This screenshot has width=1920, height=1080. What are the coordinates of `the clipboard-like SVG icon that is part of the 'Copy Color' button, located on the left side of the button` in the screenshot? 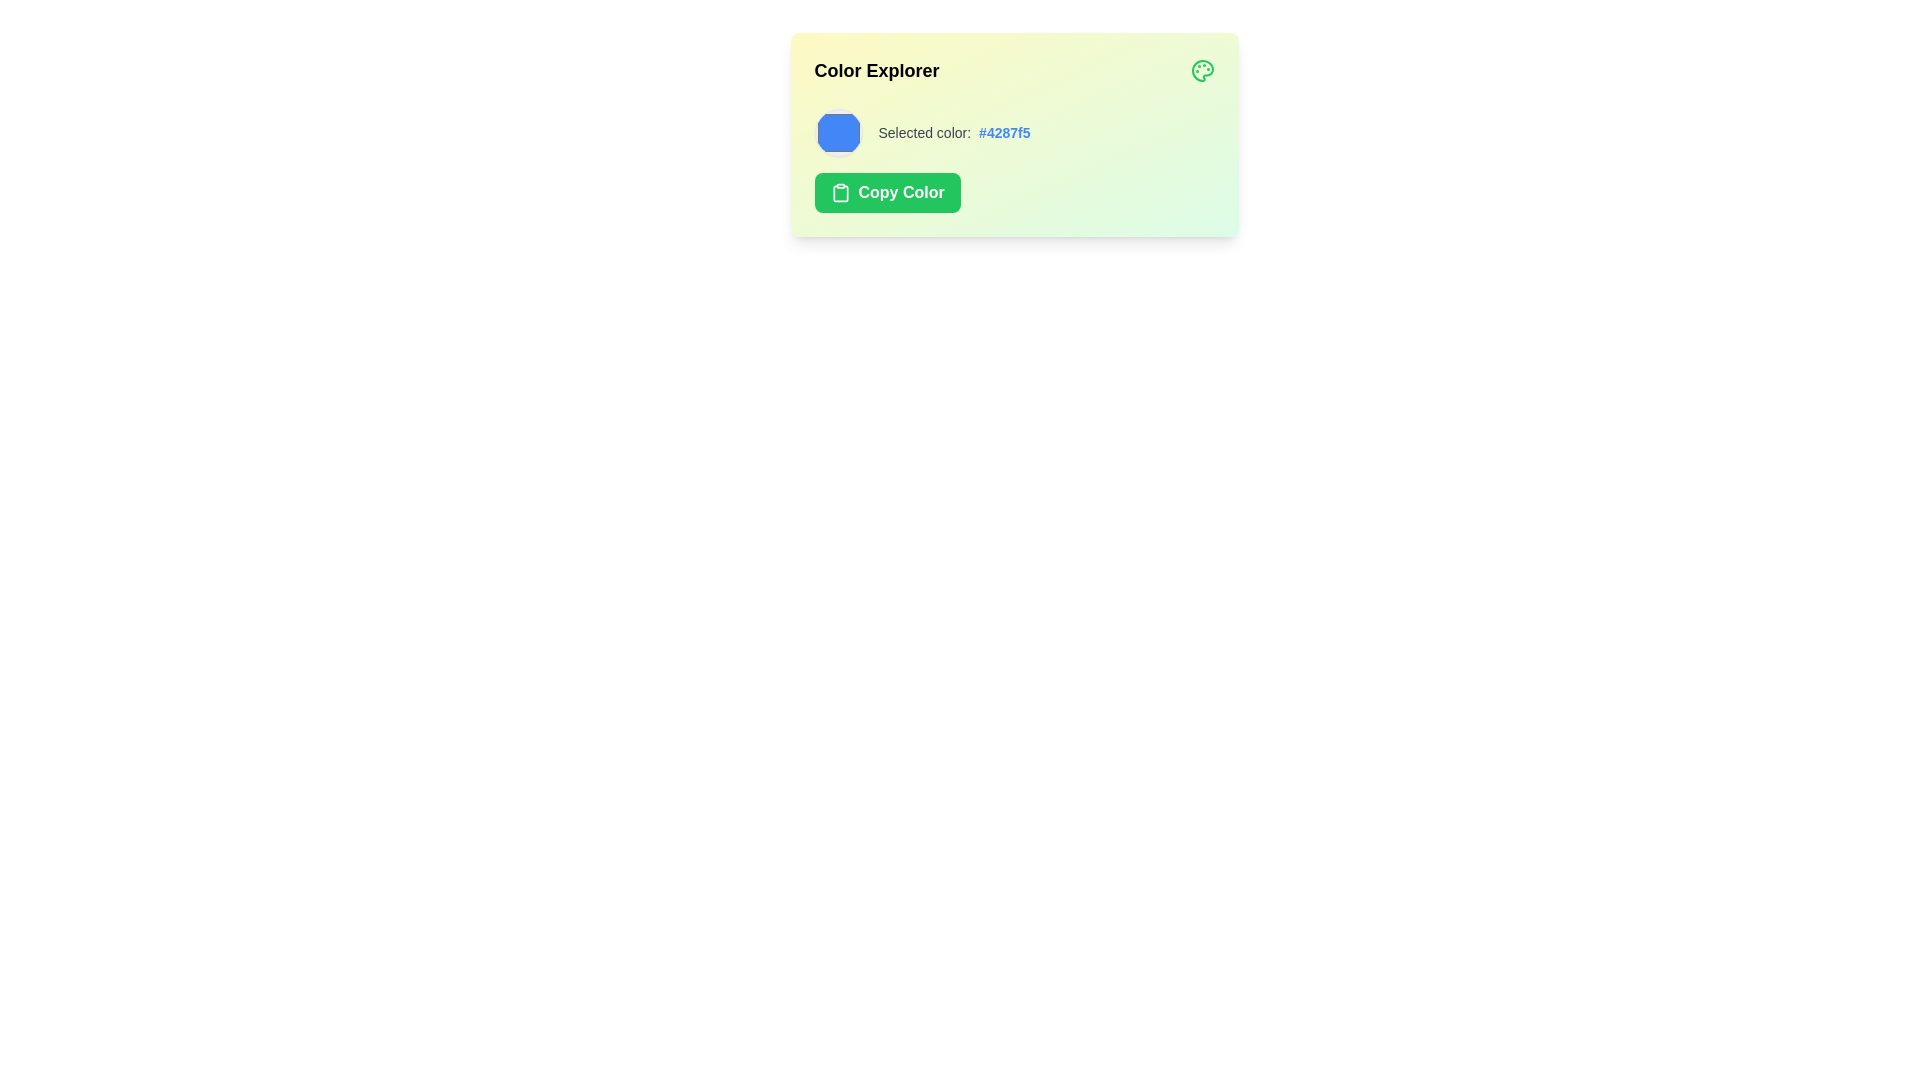 It's located at (840, 192).